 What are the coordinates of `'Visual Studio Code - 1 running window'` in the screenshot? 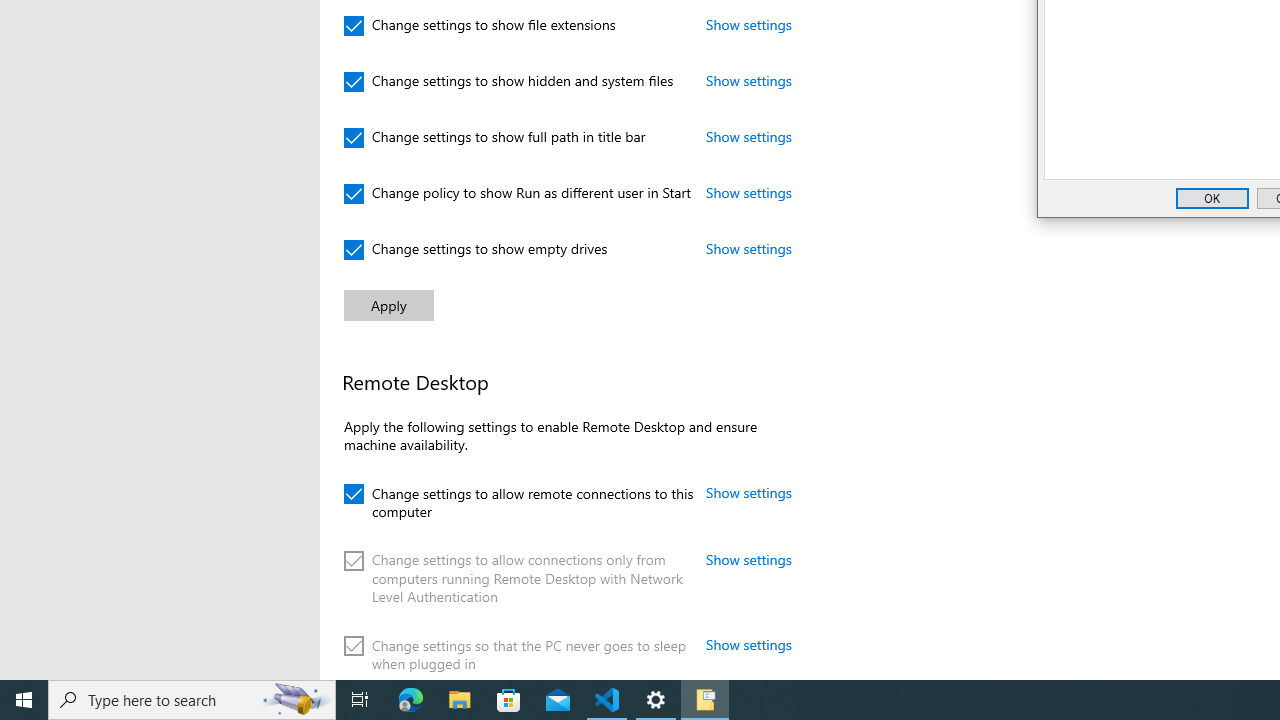 It's located at (606, 698).